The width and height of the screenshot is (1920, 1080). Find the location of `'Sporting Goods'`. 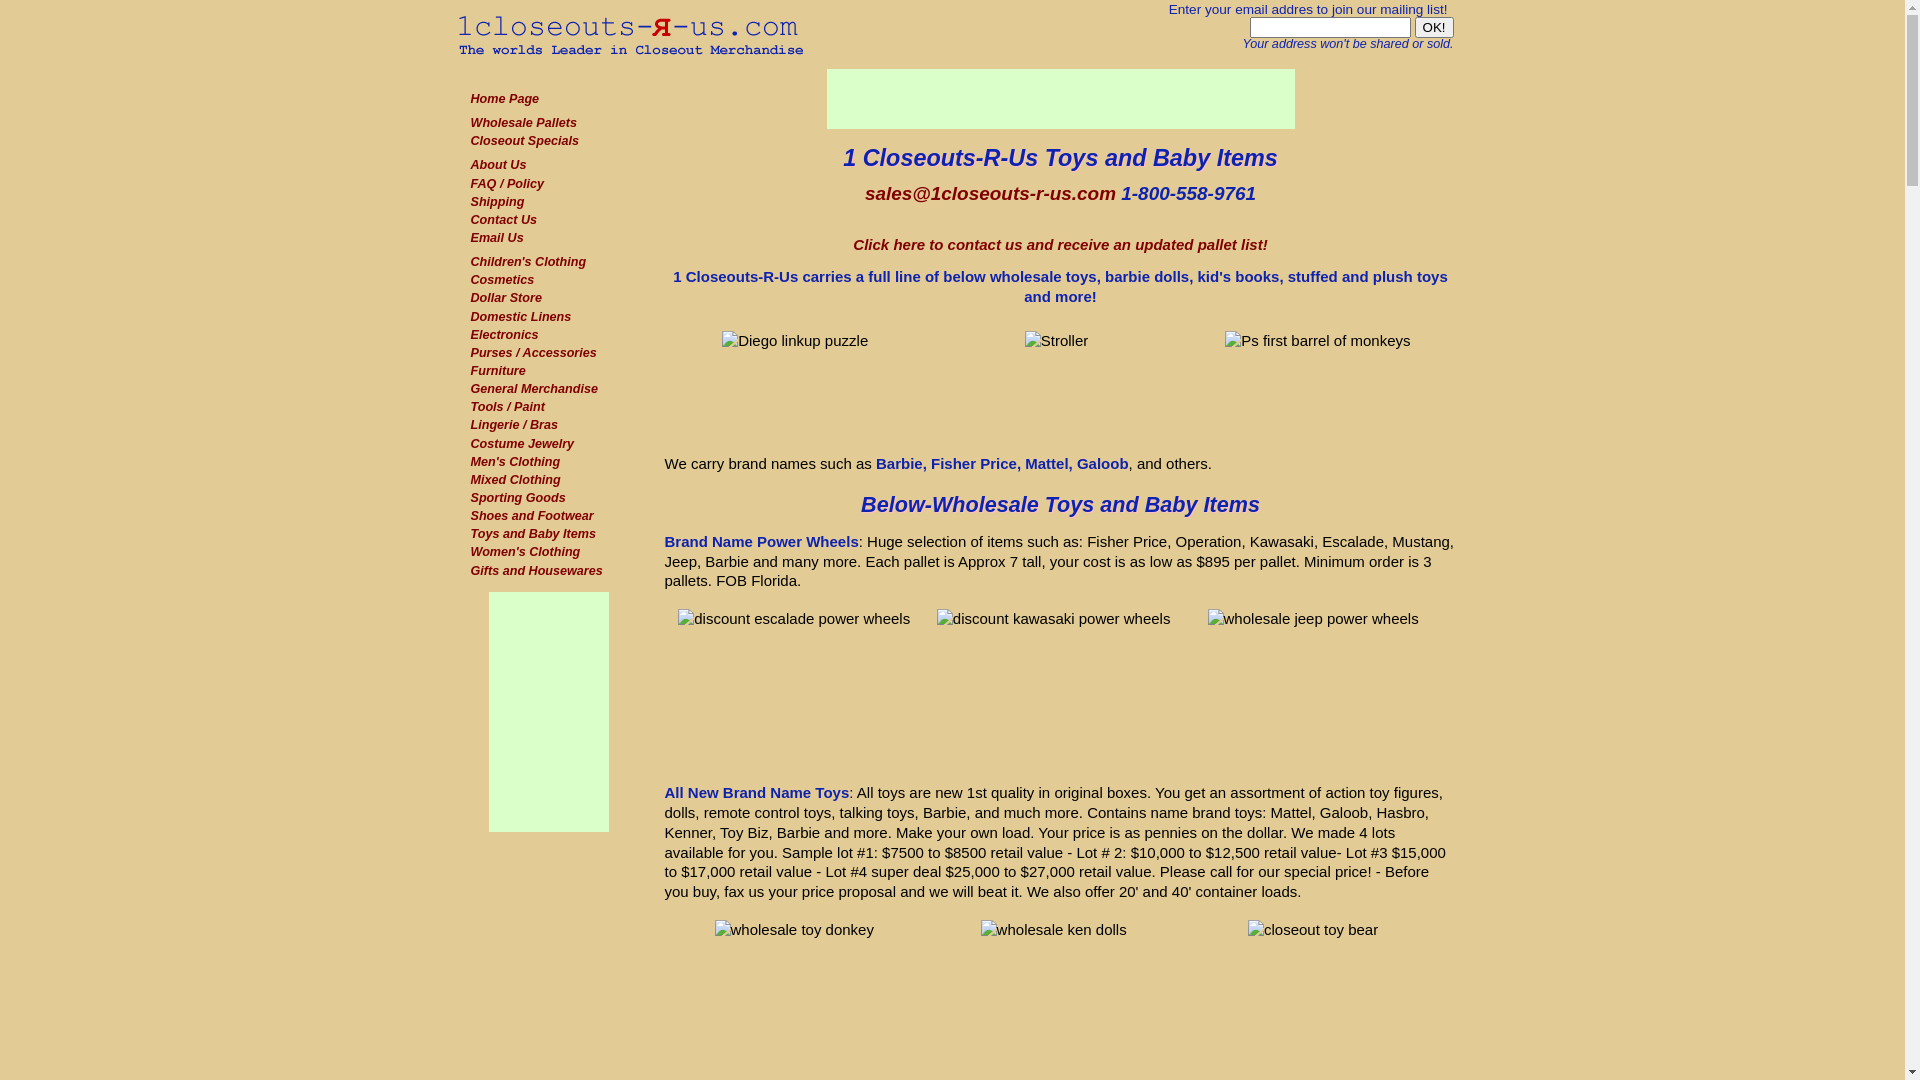

'Sporting Goods' is located at coordinates (517, 496).